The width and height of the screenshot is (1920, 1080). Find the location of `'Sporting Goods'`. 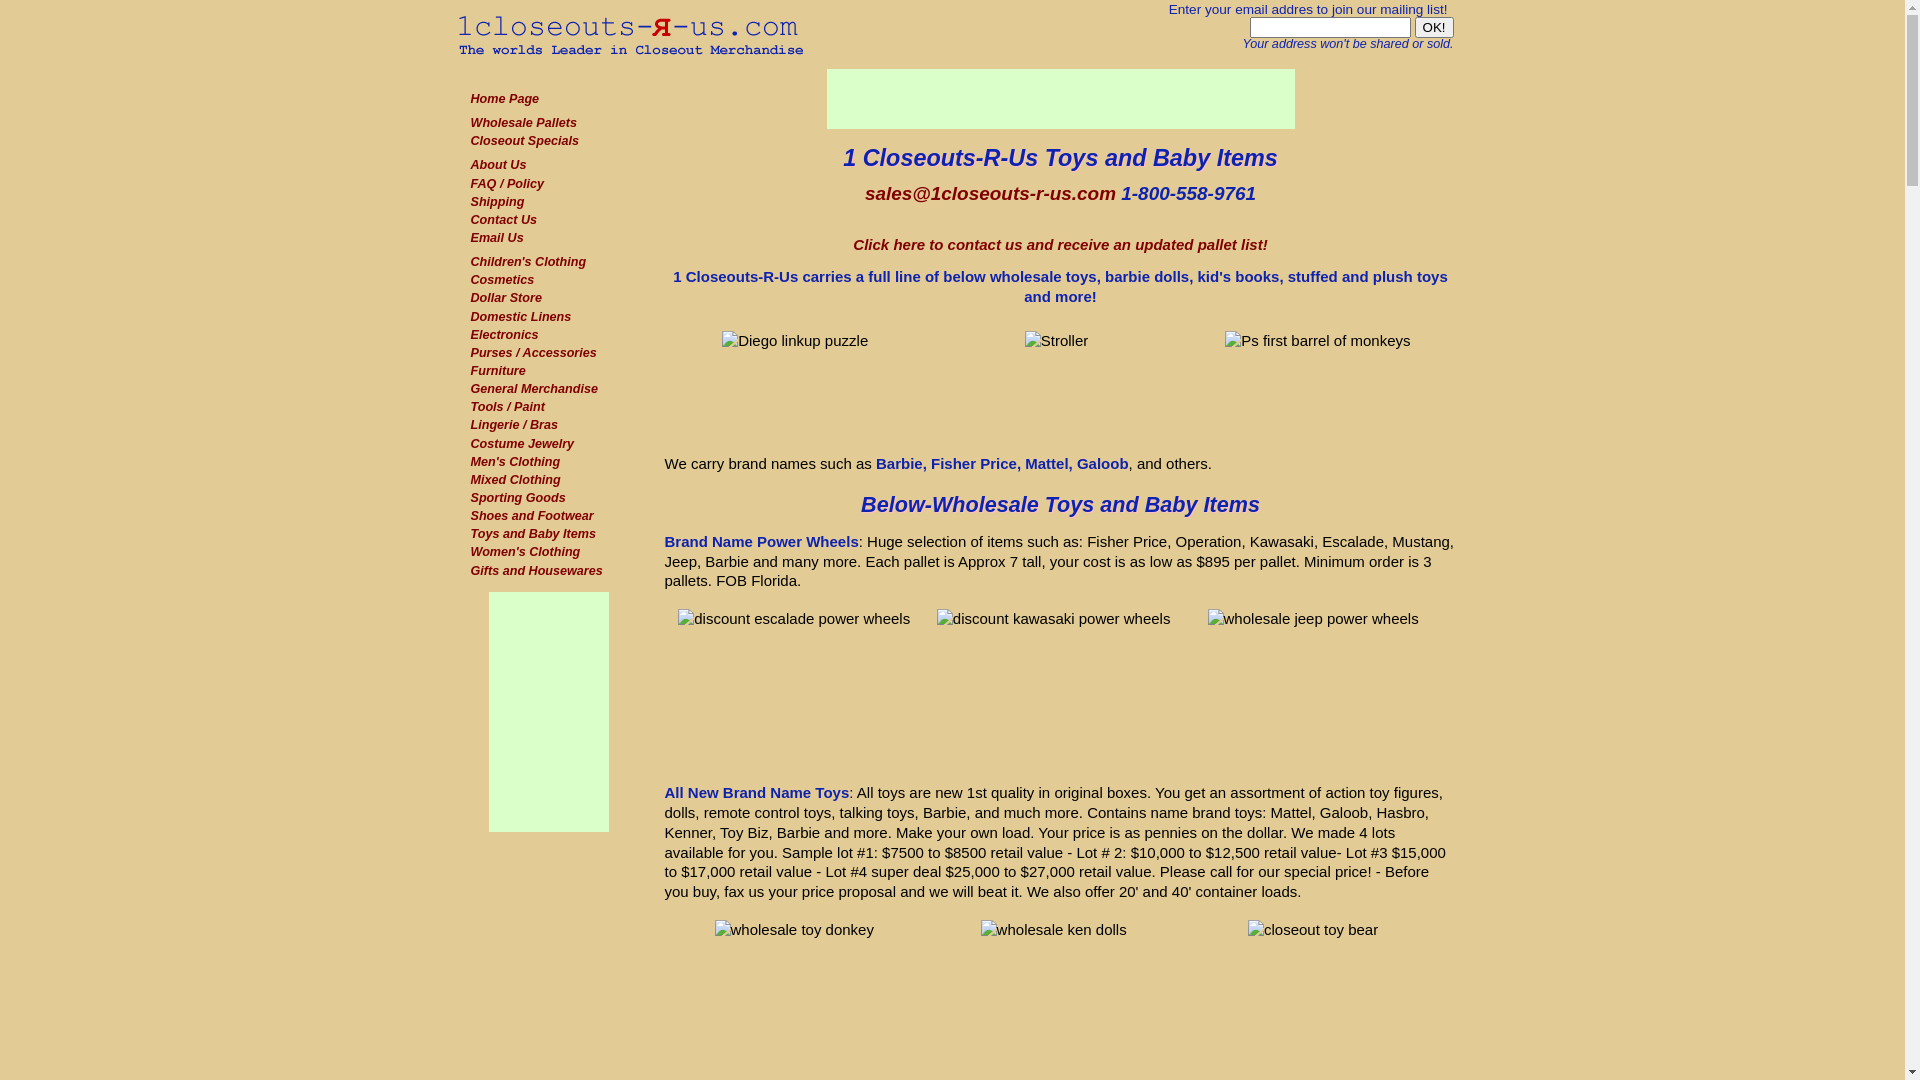

'Sporting Goods' is located at coordinates (517, 496).